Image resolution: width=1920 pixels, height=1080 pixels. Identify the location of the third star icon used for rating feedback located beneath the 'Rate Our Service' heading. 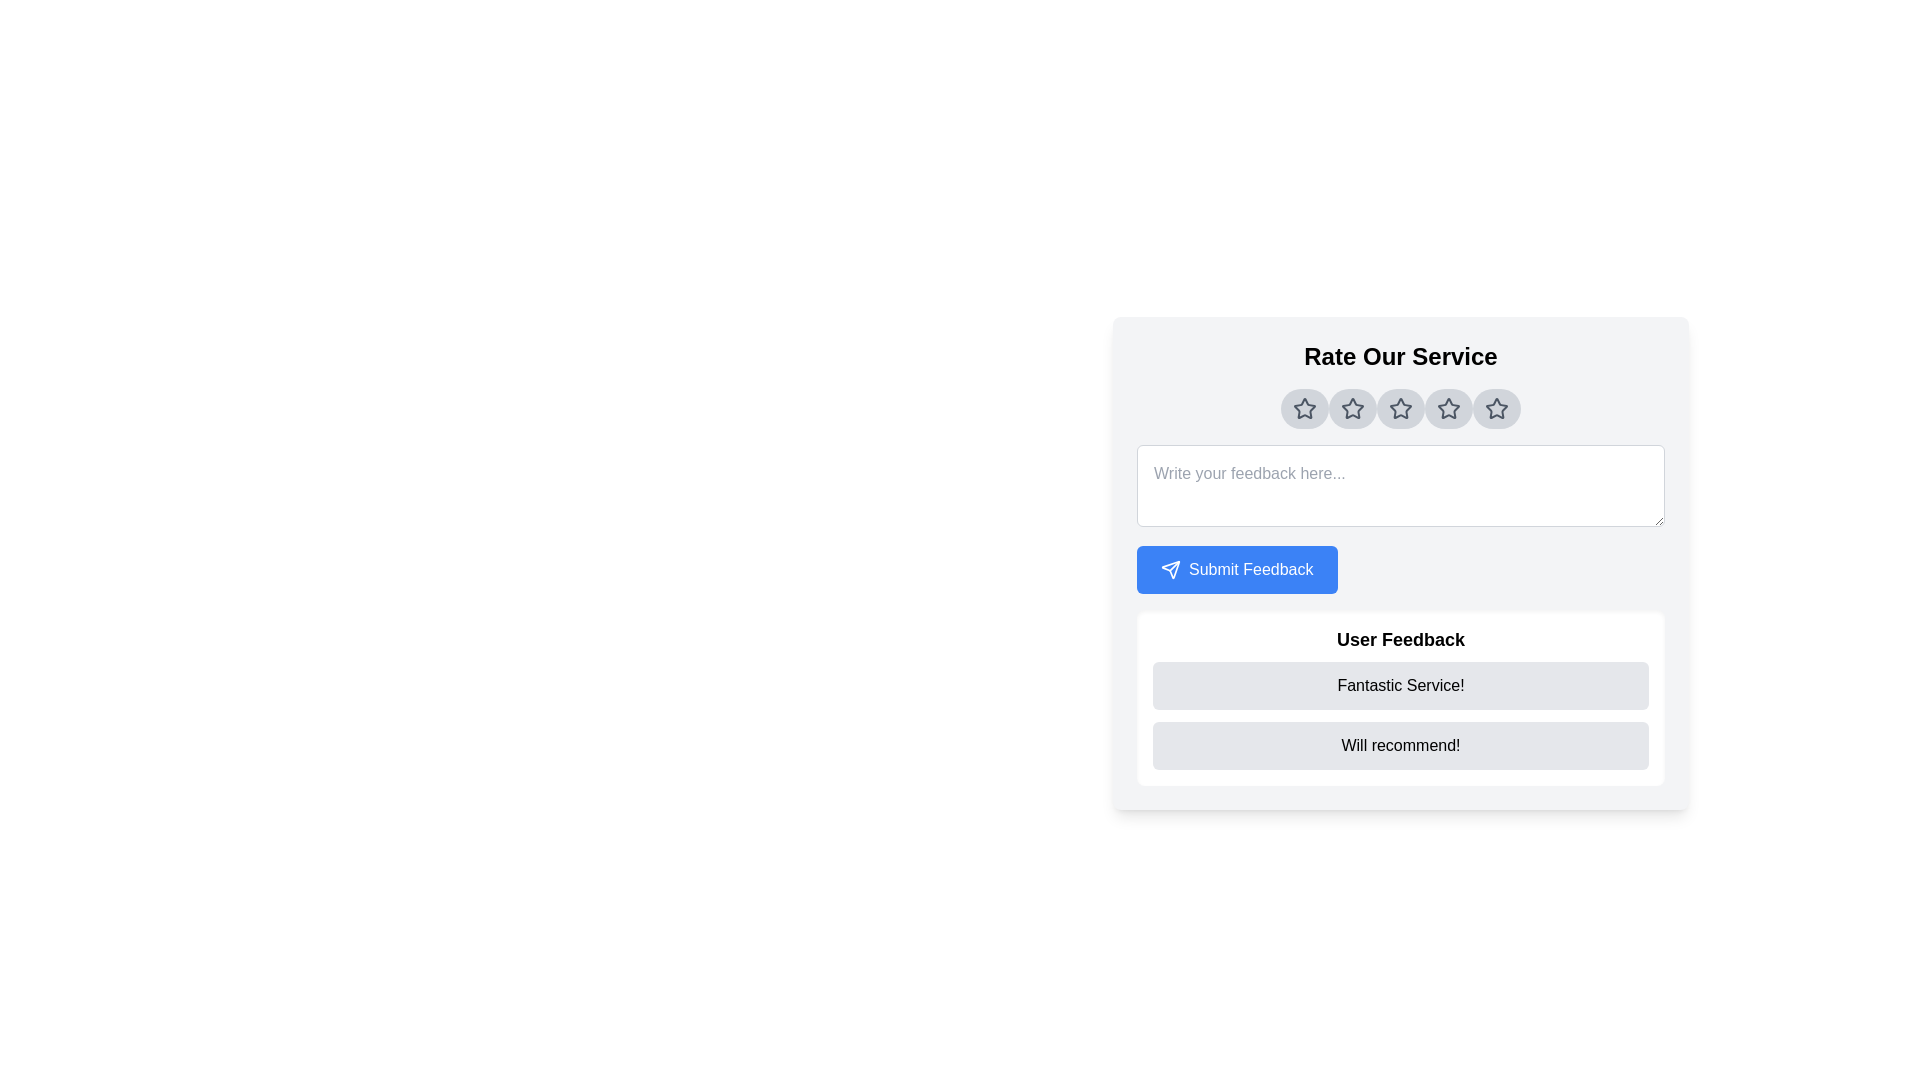
(1353, 407).